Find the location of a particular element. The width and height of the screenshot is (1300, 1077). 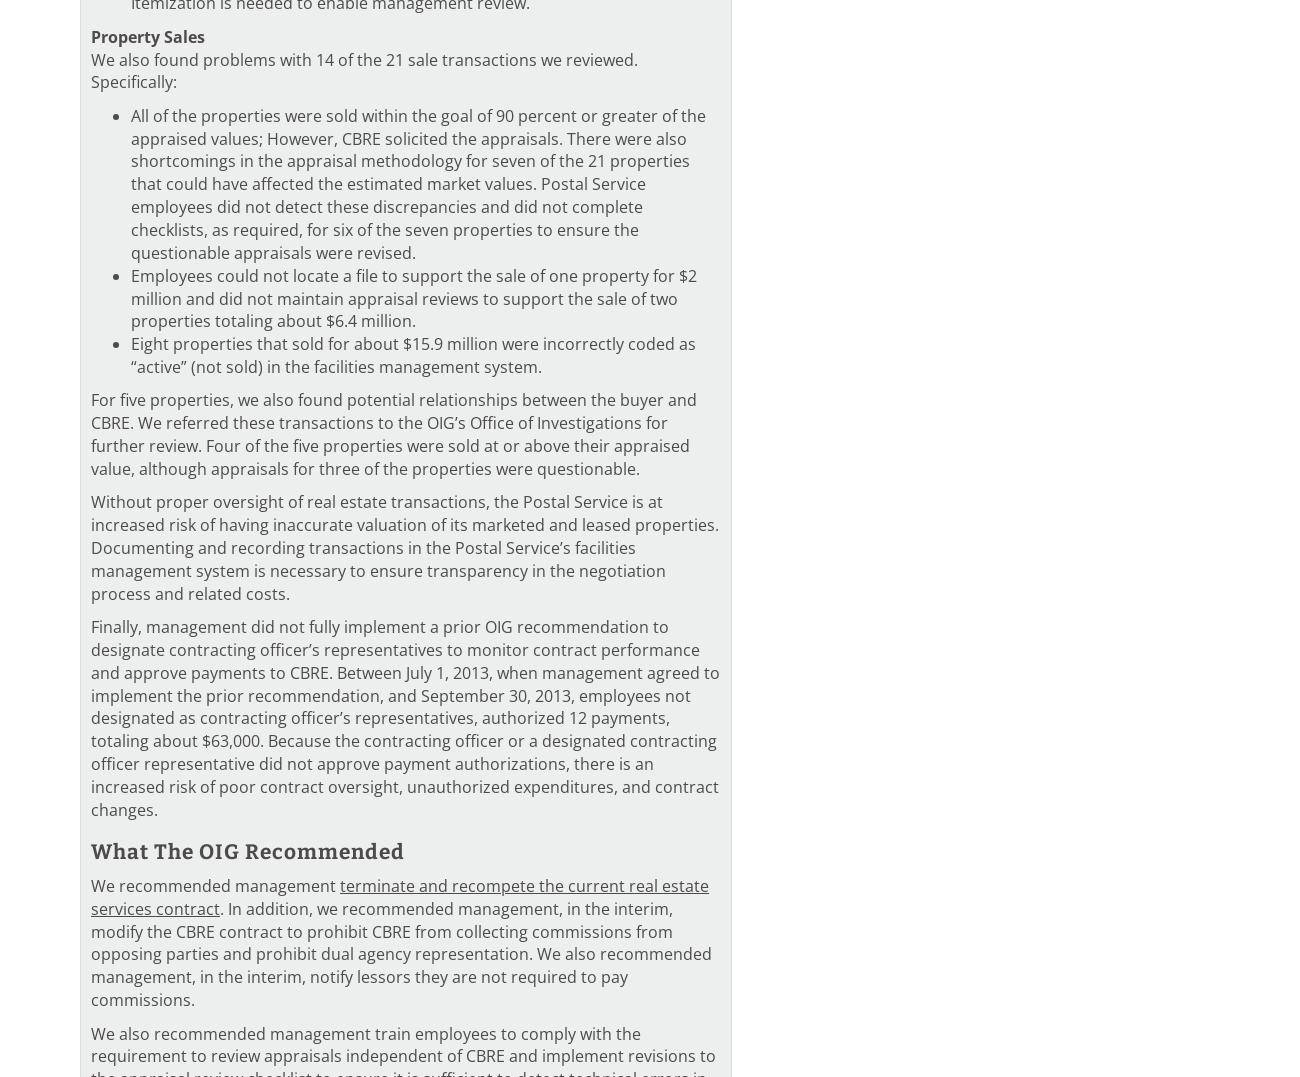

'Property Sales' is located at coordinates (146, 34).